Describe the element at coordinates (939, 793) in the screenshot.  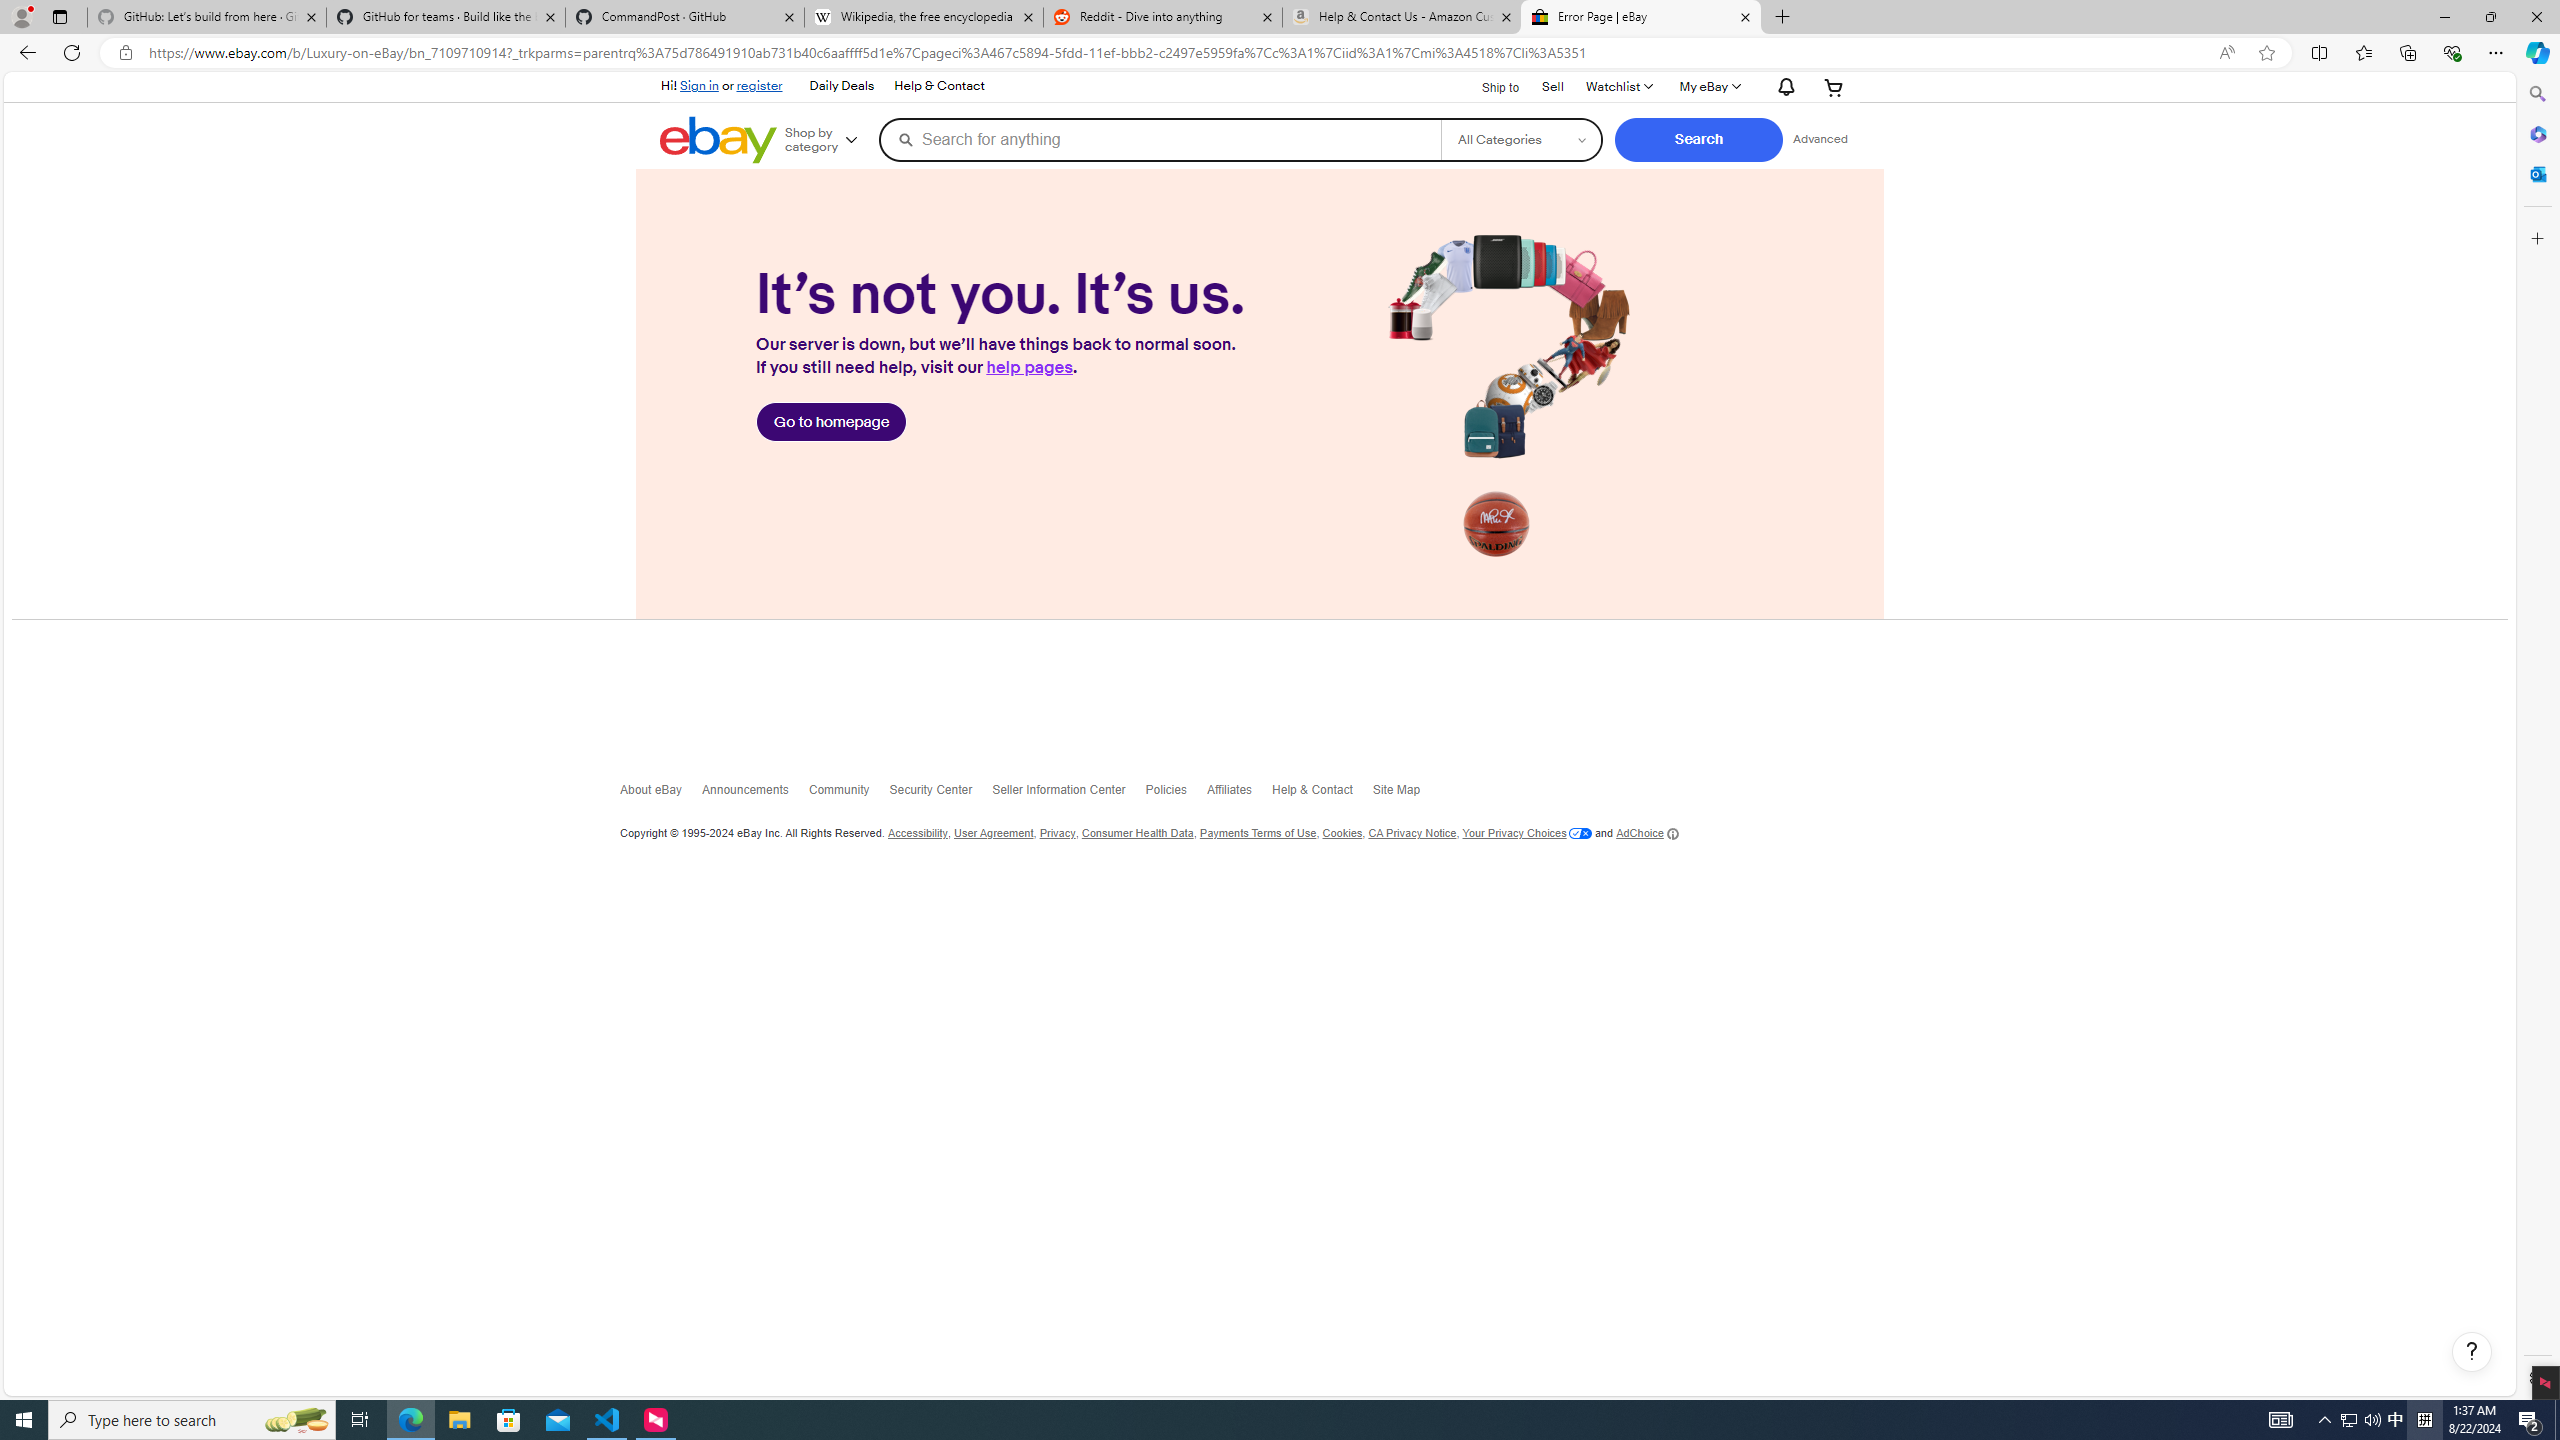
I see `'Security Center'` at that location.